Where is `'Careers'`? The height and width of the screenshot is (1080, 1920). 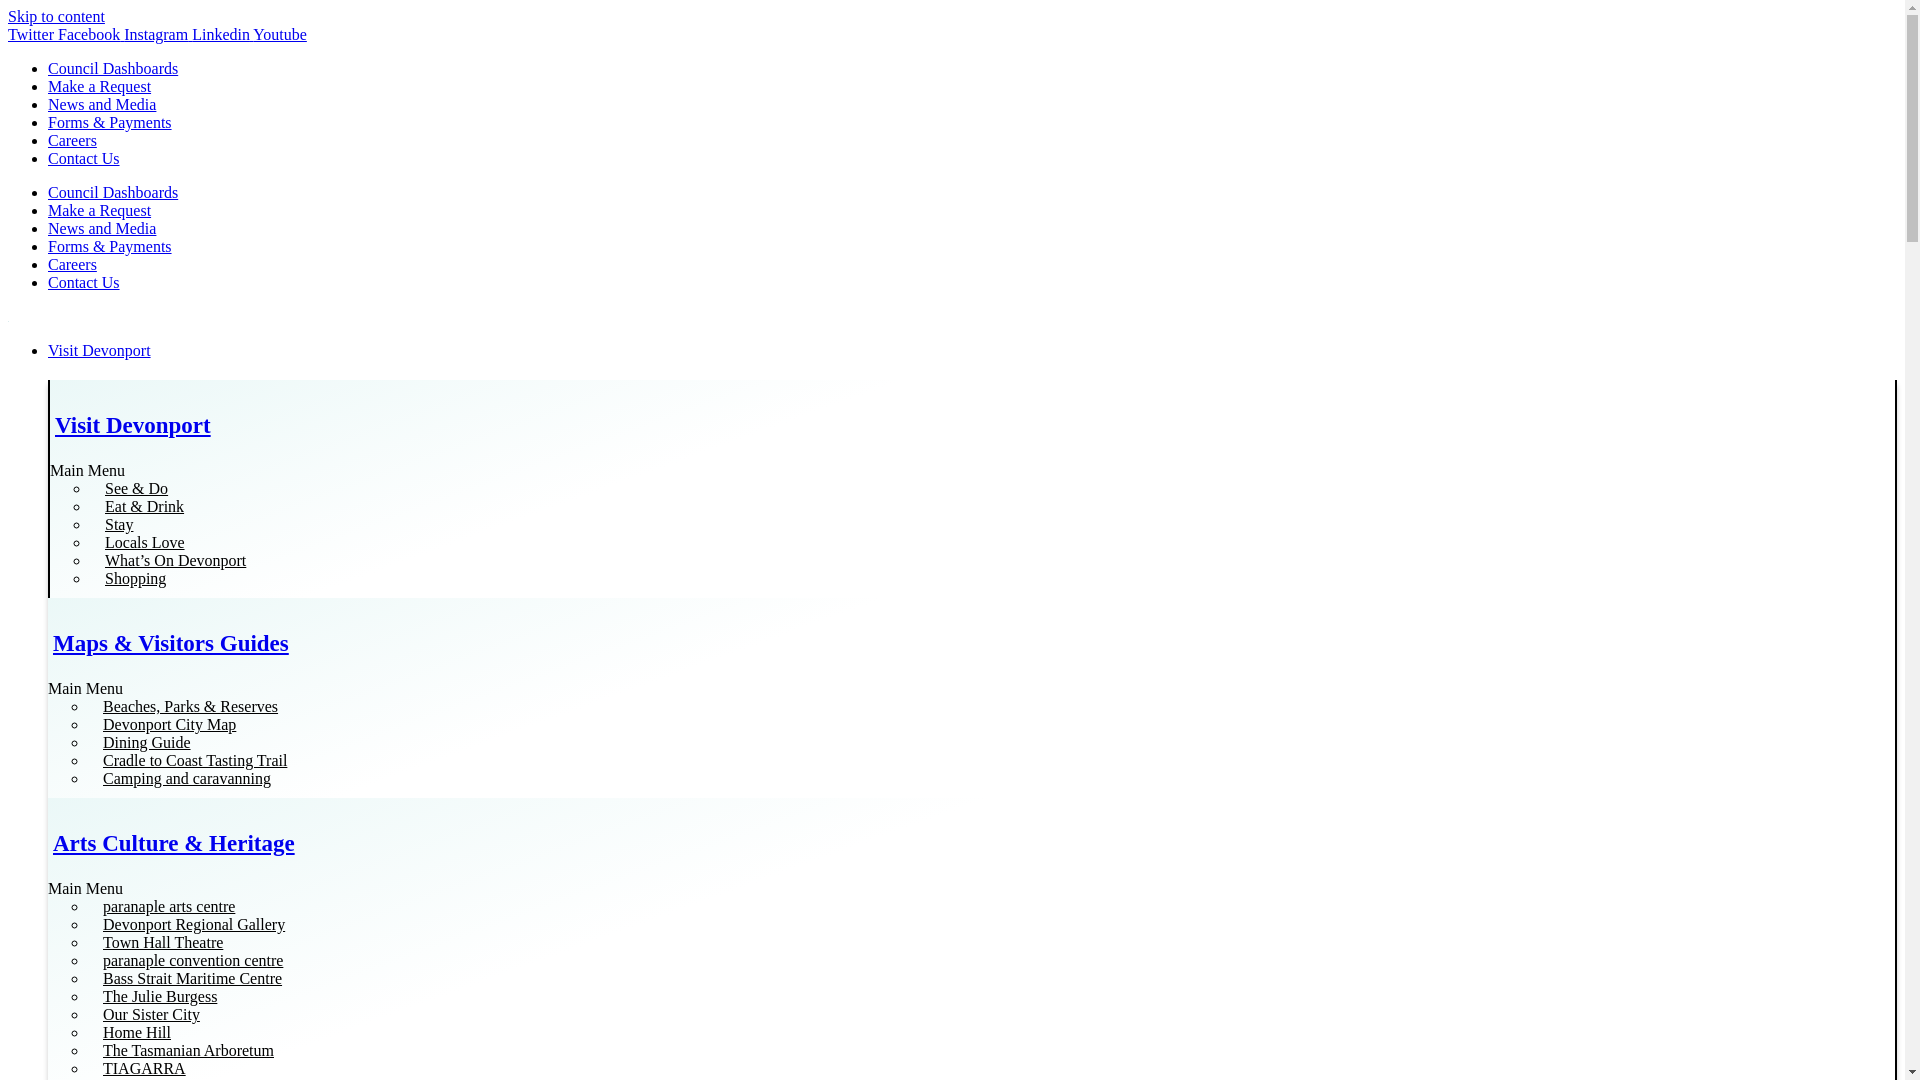 'Careers' is located at coordinates (48, 263).